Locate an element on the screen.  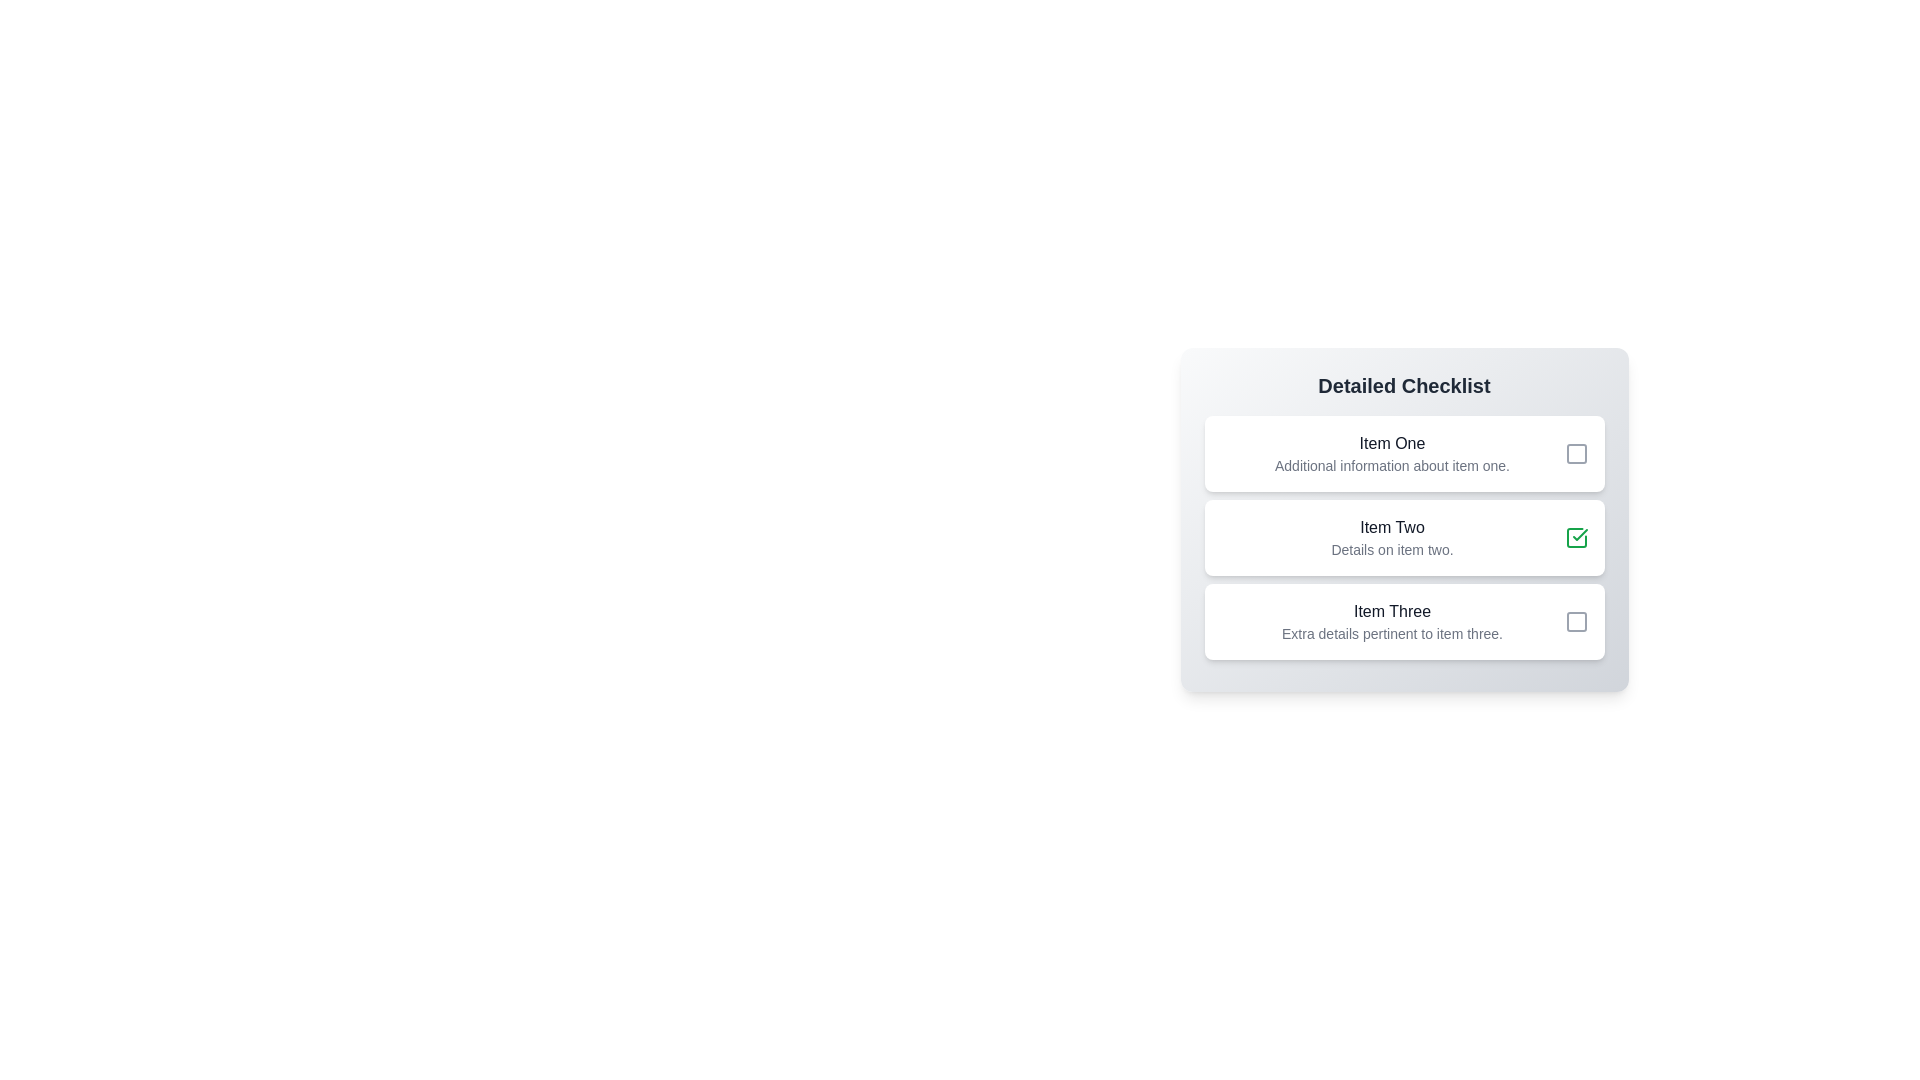
the green check icon representing the state indicator next to 'Item Two' in the checklist is located at coordinates (1575, 536).